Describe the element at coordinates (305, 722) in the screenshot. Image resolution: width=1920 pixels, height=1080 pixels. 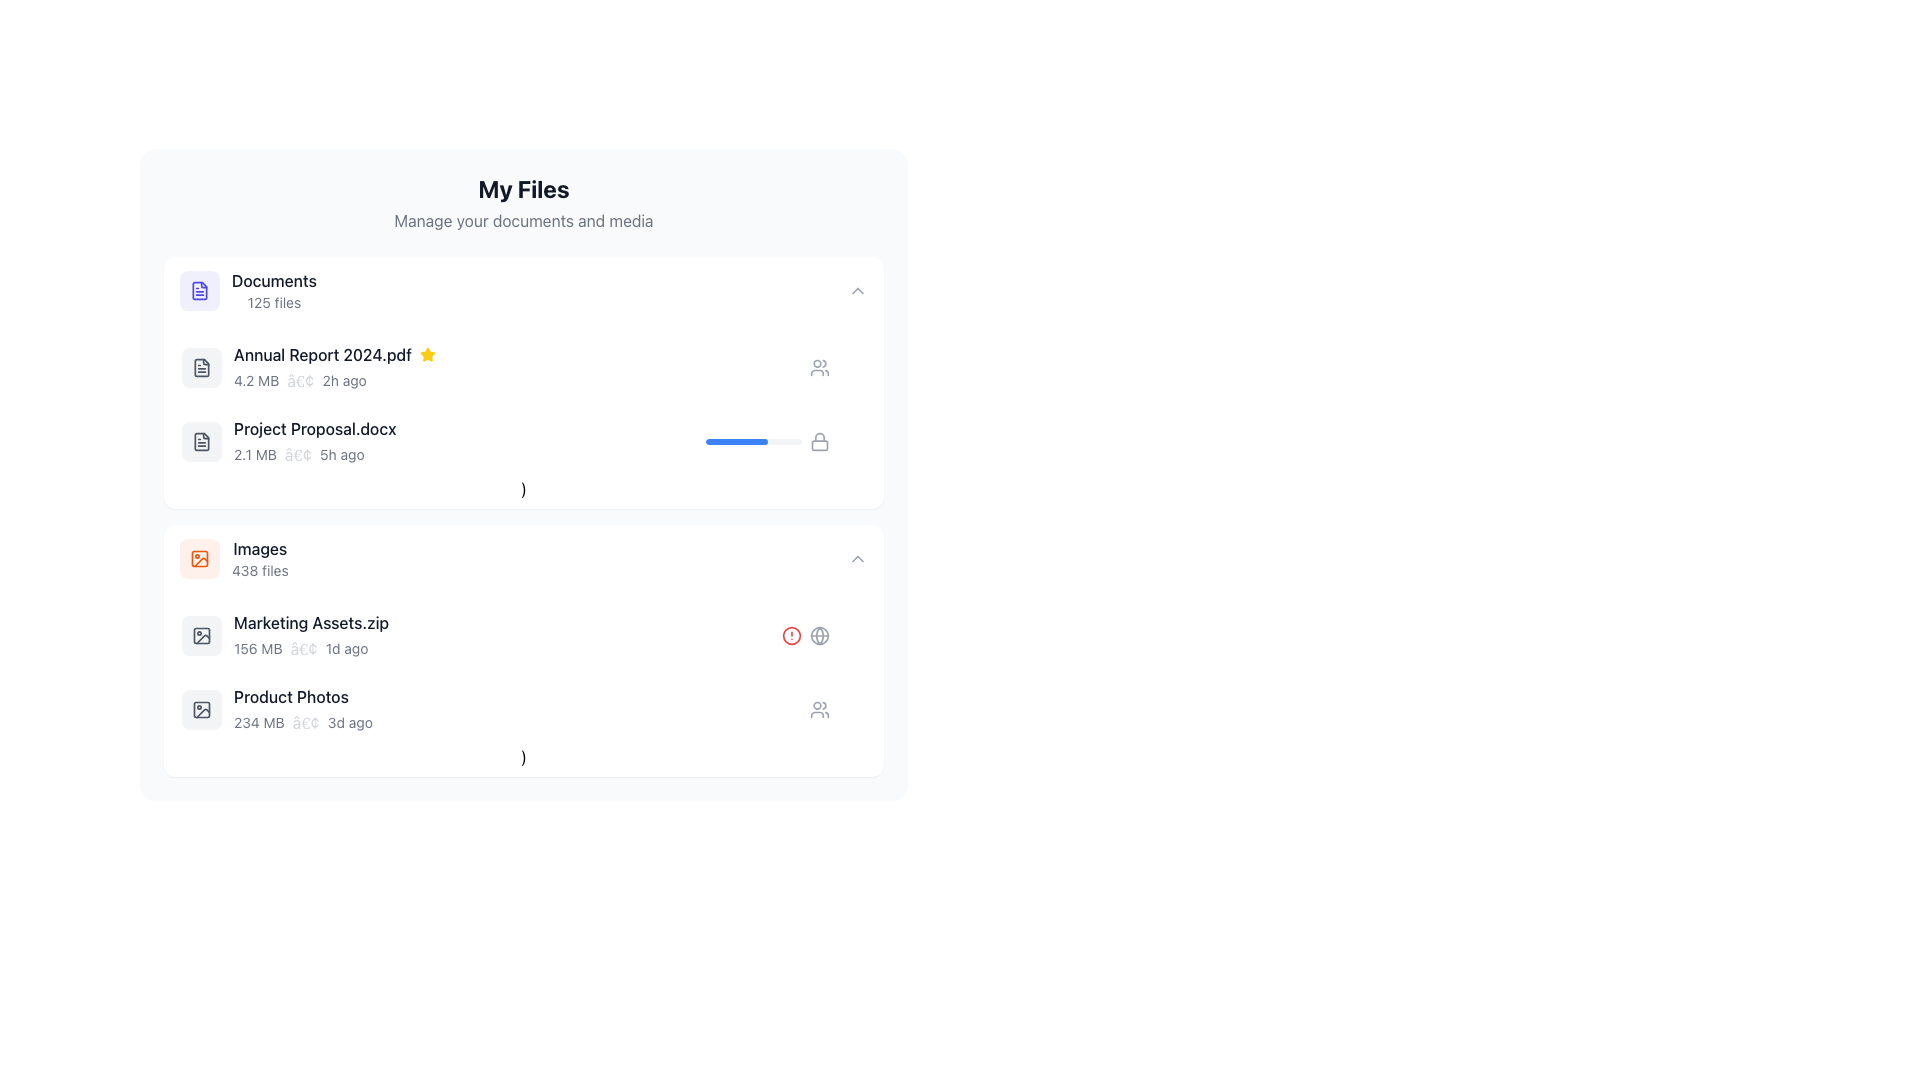
I see `the middle dot '•' icon located between '234 MB' and '3d ago' in the third list item of the 'Images' section` at that location.